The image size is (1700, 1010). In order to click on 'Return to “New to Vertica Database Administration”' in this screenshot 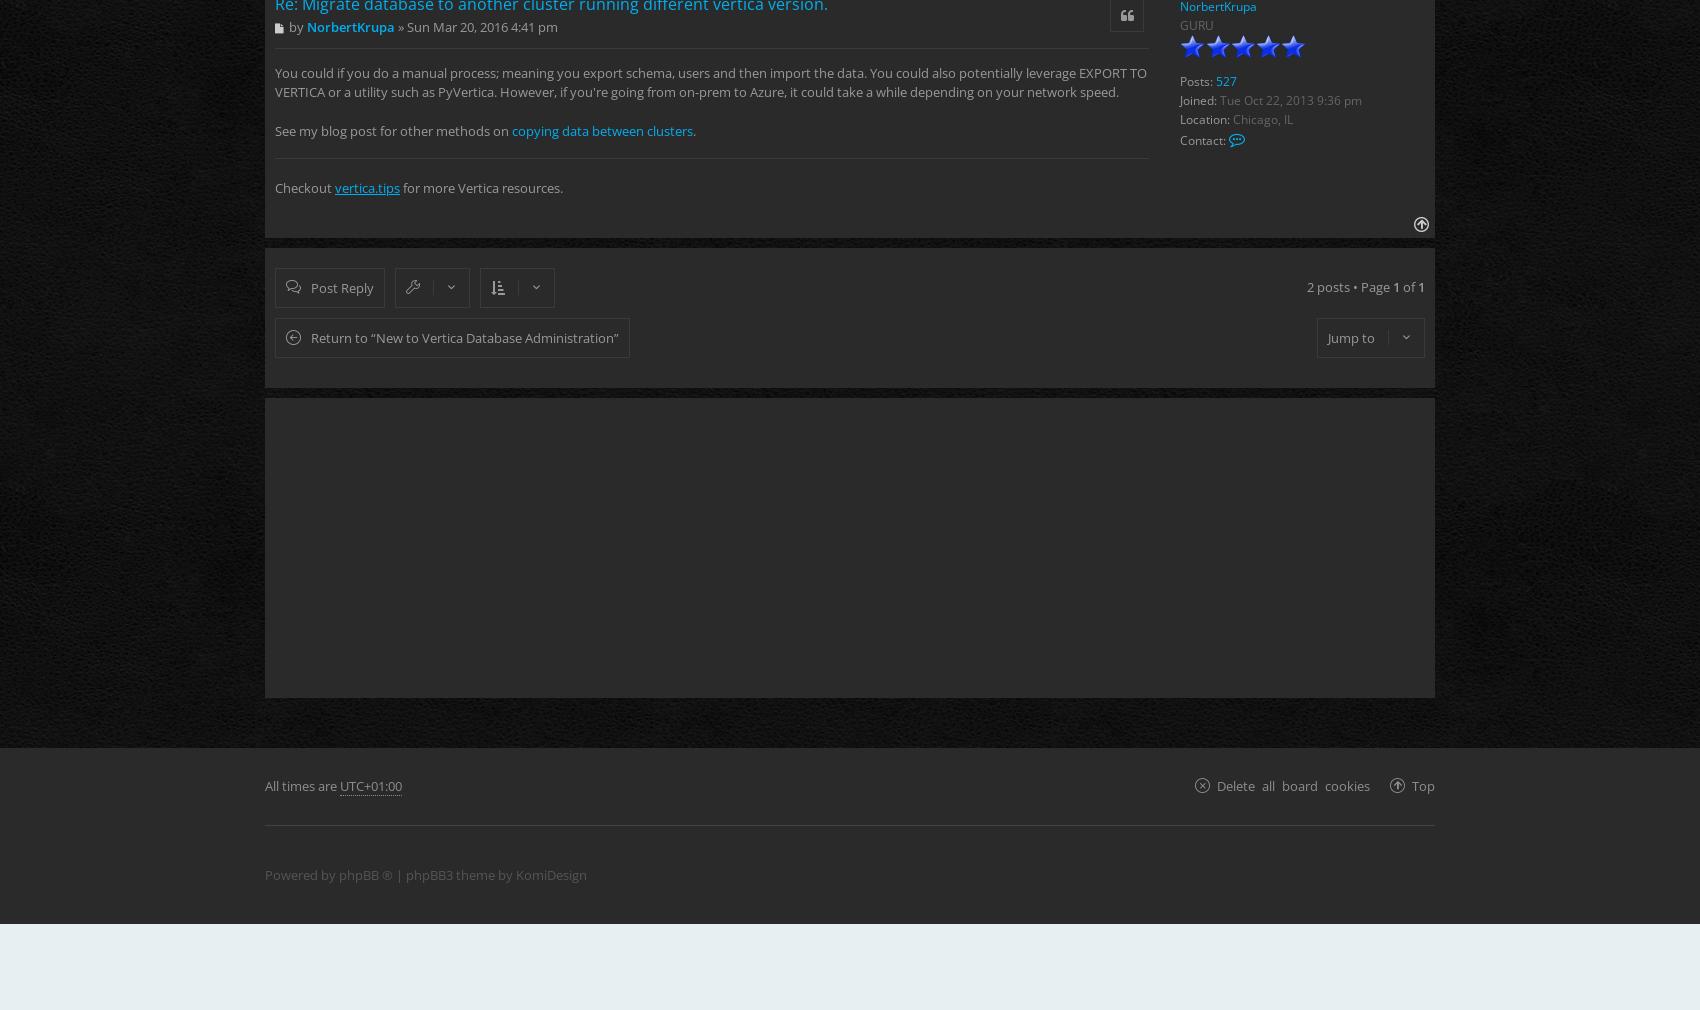, I will do `click(464, 338)`.